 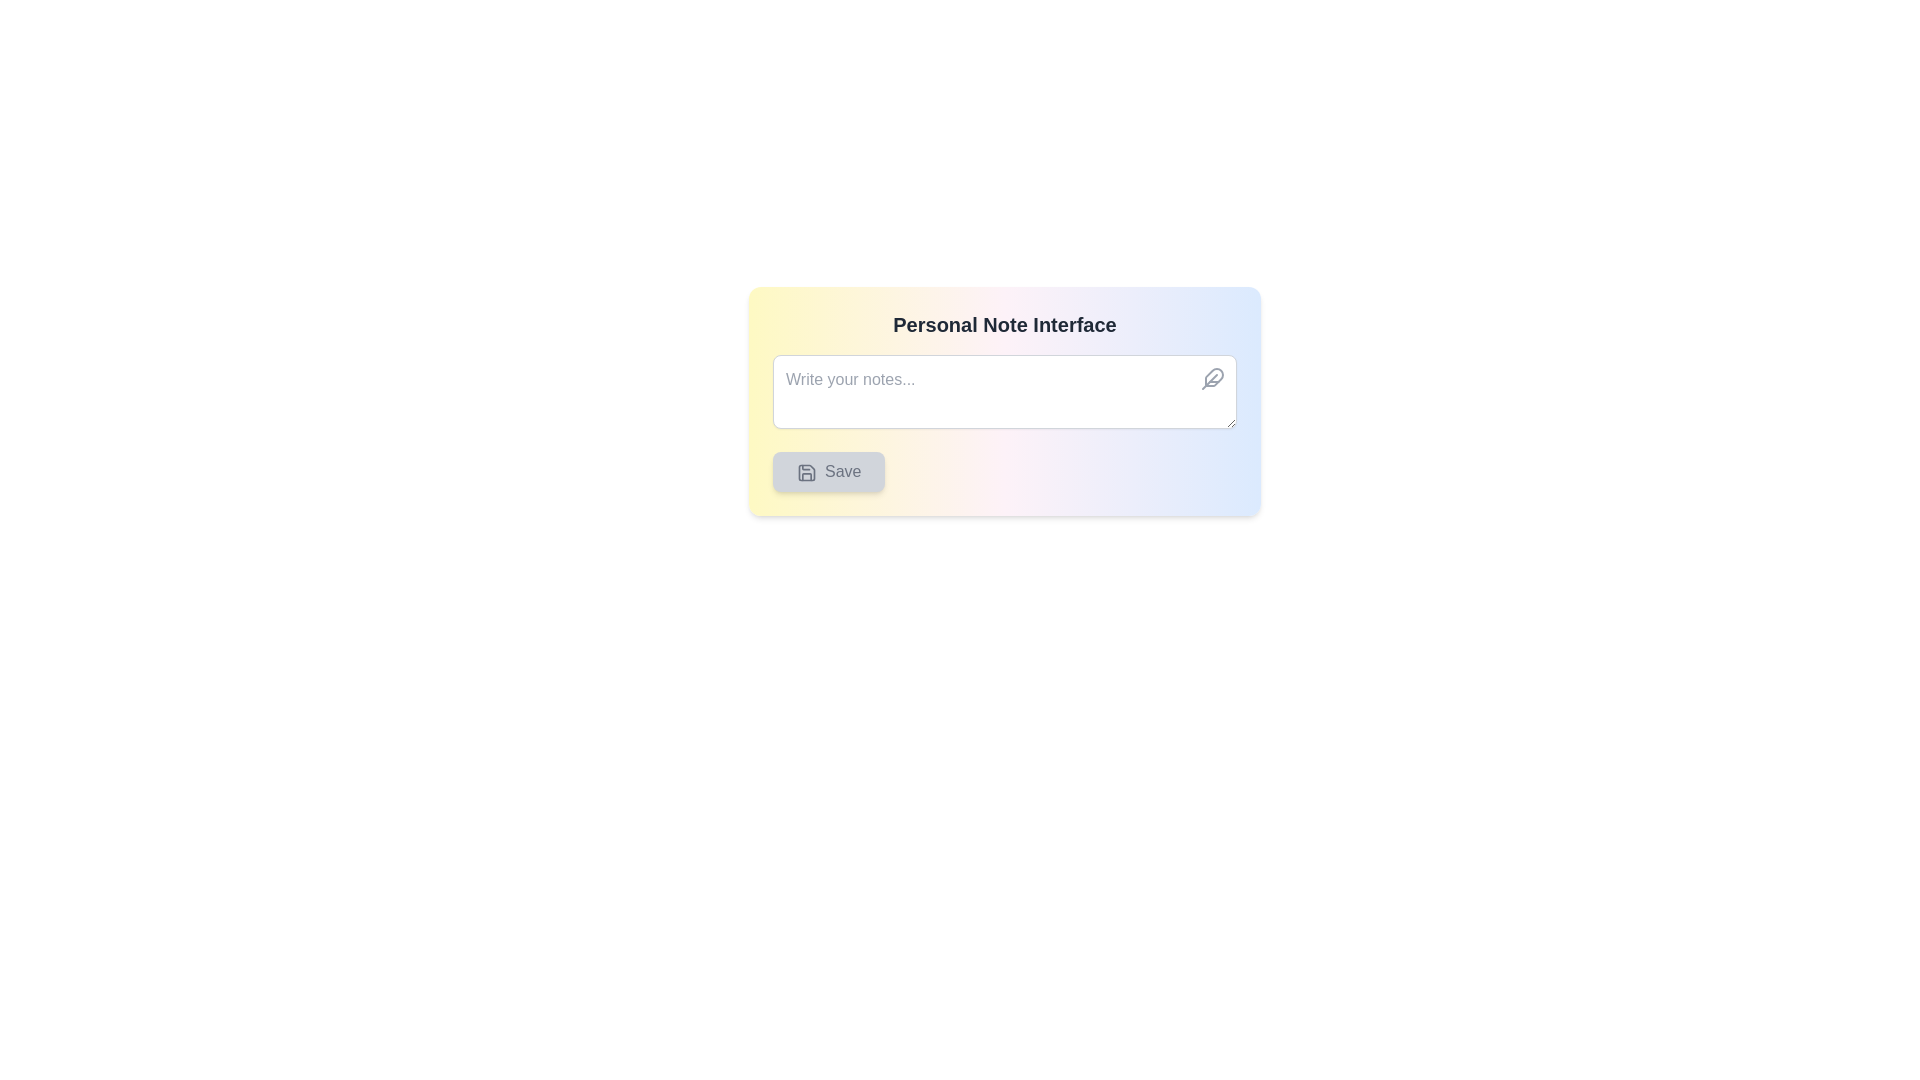 I want to click on the icon located in the upper-right corner of the text input box, so click(x=1213, y=377).